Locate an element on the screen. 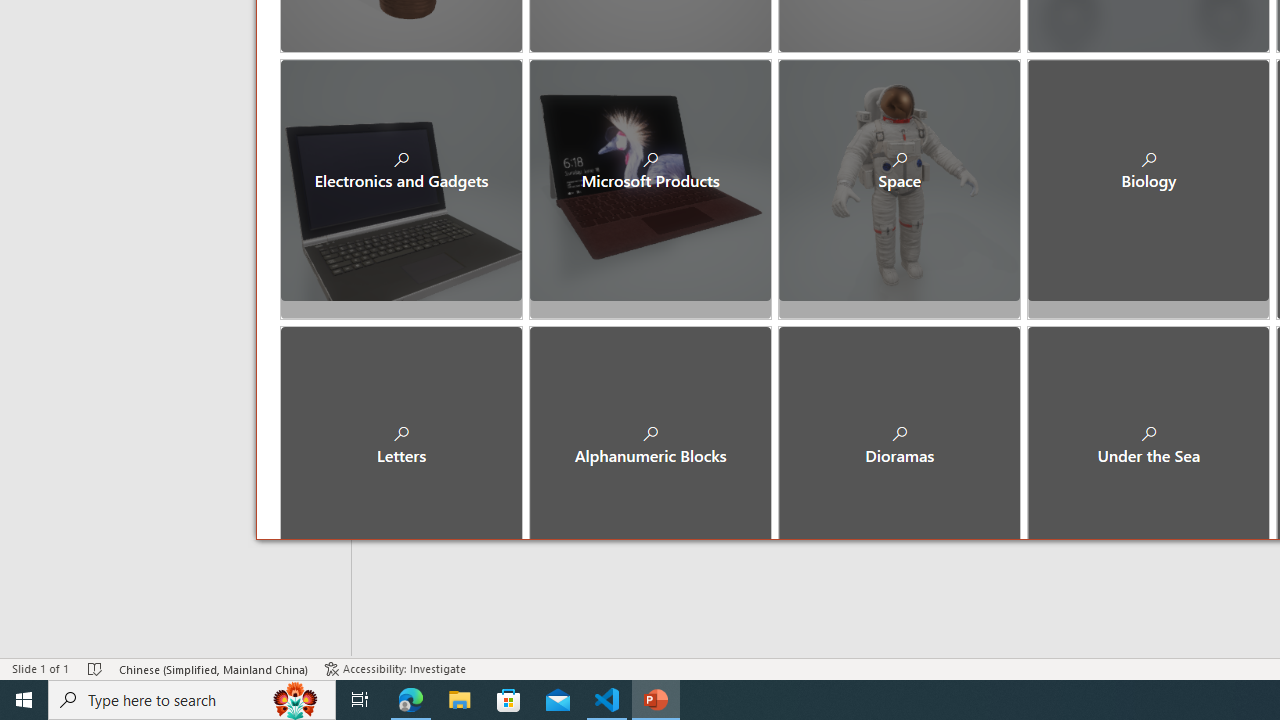  'Alphanumeric Blocks' is located at coordinates (650, 428).